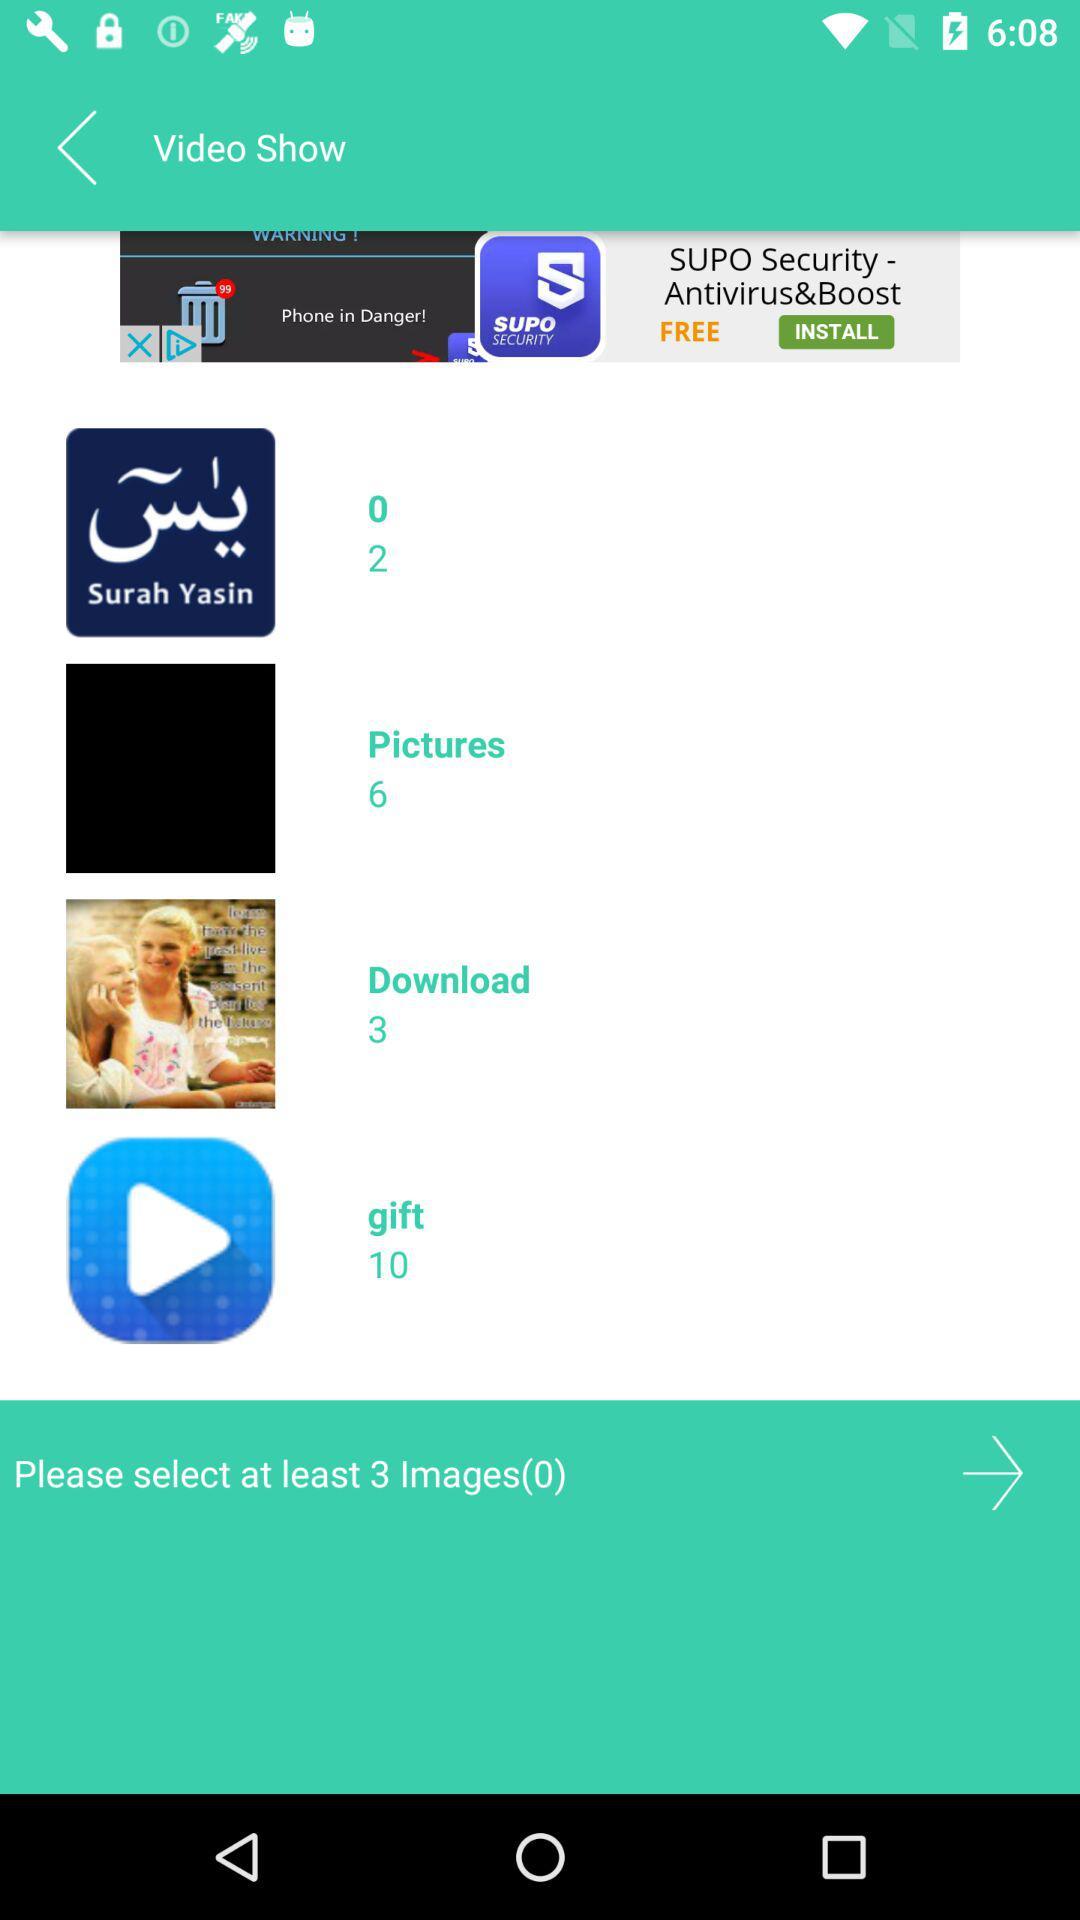 The image size is (1080, 1920). I want to click on back button, so click(992, 1473).